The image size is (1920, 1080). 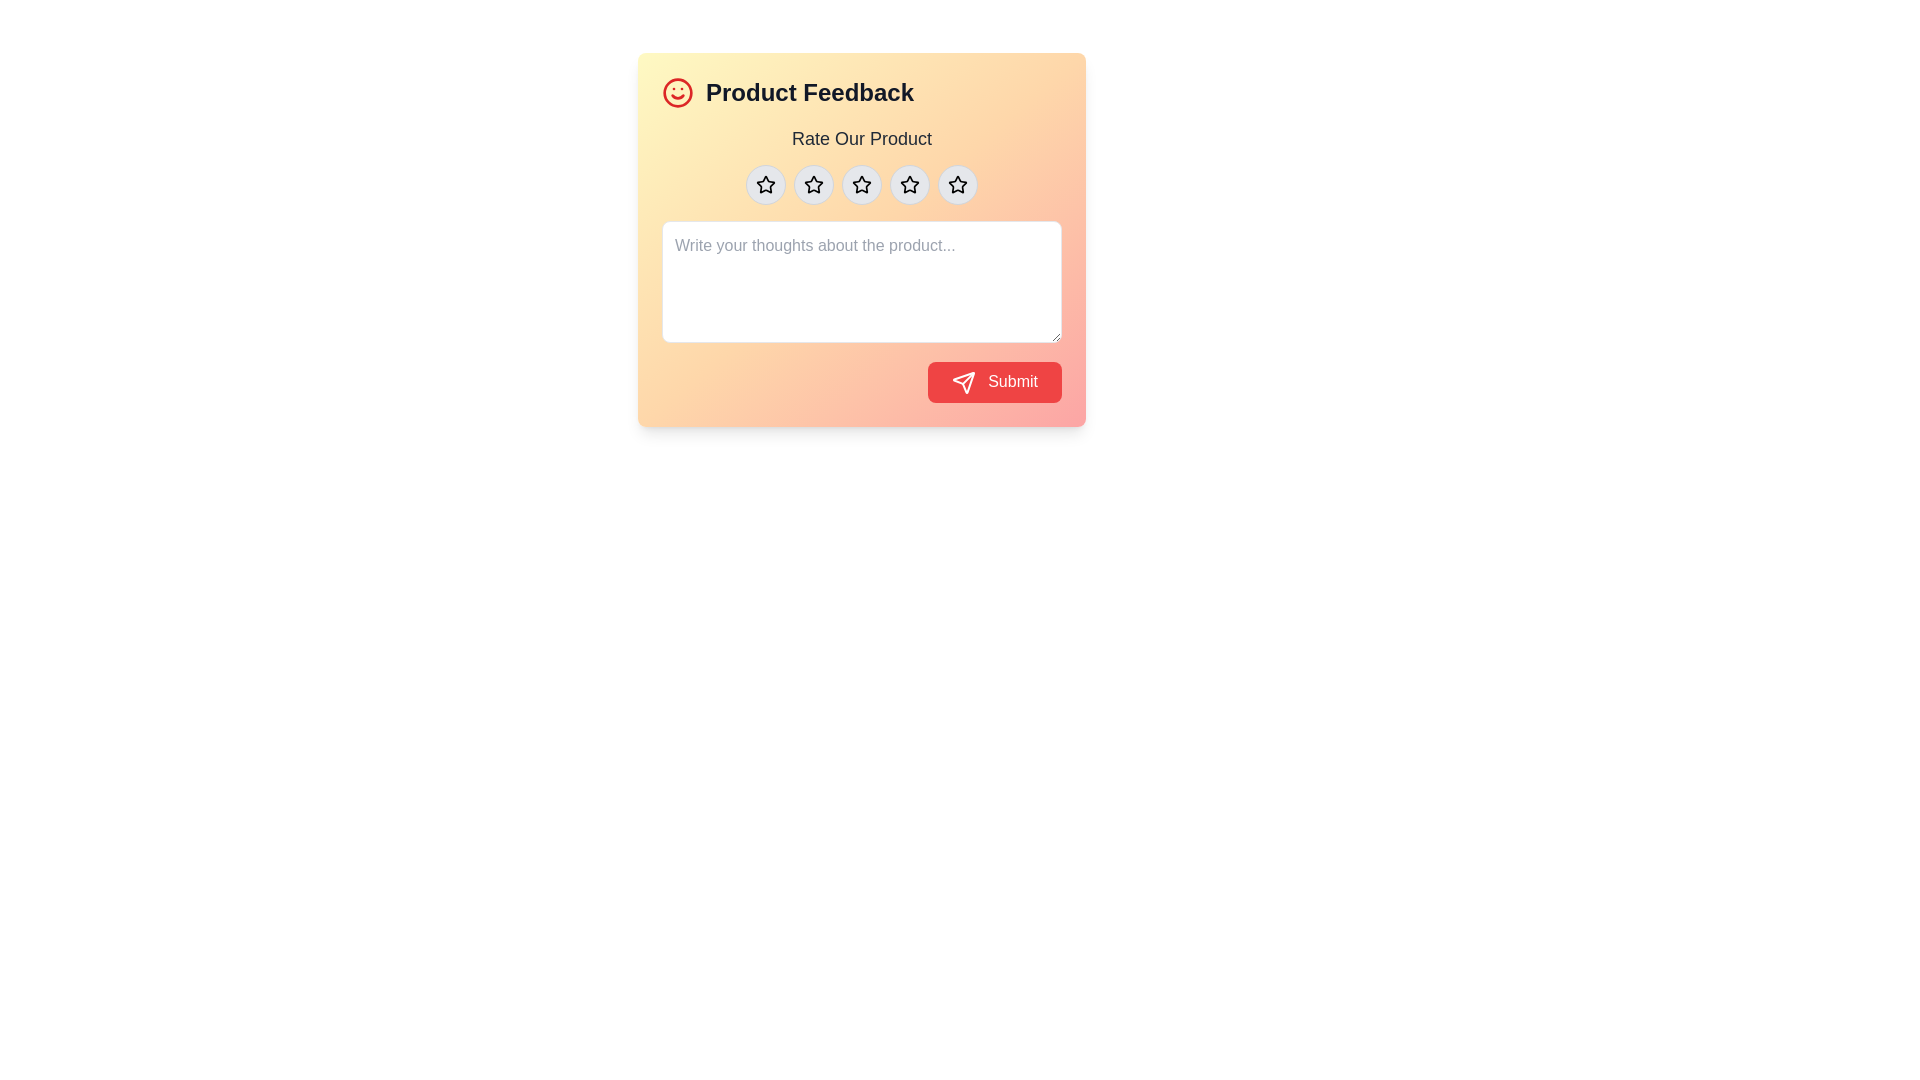 What do you see at coordinates (957, 185) in the screenshot?
I see `the fifth star in the interactive star rating icon group below the 'Rate Our Product' text` at bounding box center [957, 185].